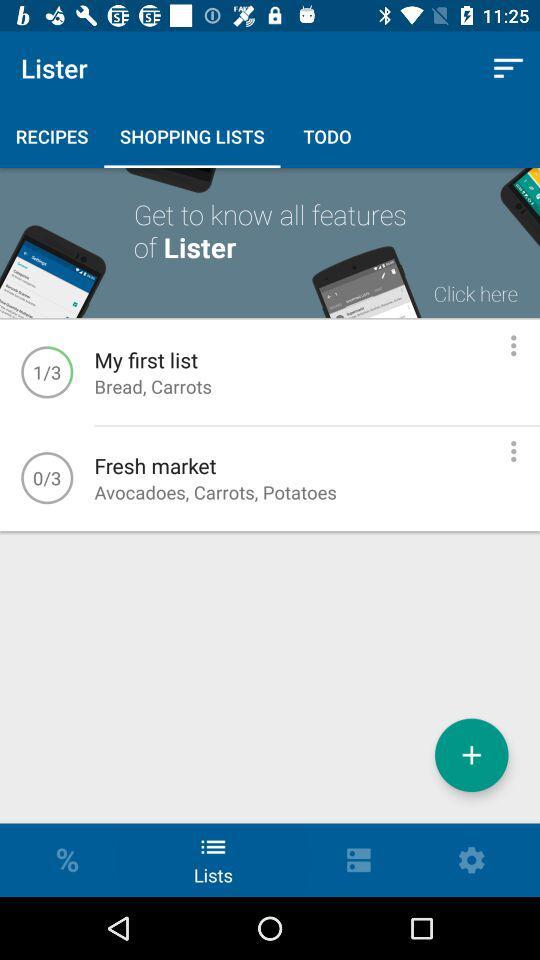 The width and height of the screenshot is (540, 960). What do you see at coordinates (471, 754) in the screenshot?
I see `the icon below avocadoes, carrots, potatoes item` at bounding box center [471, 754].